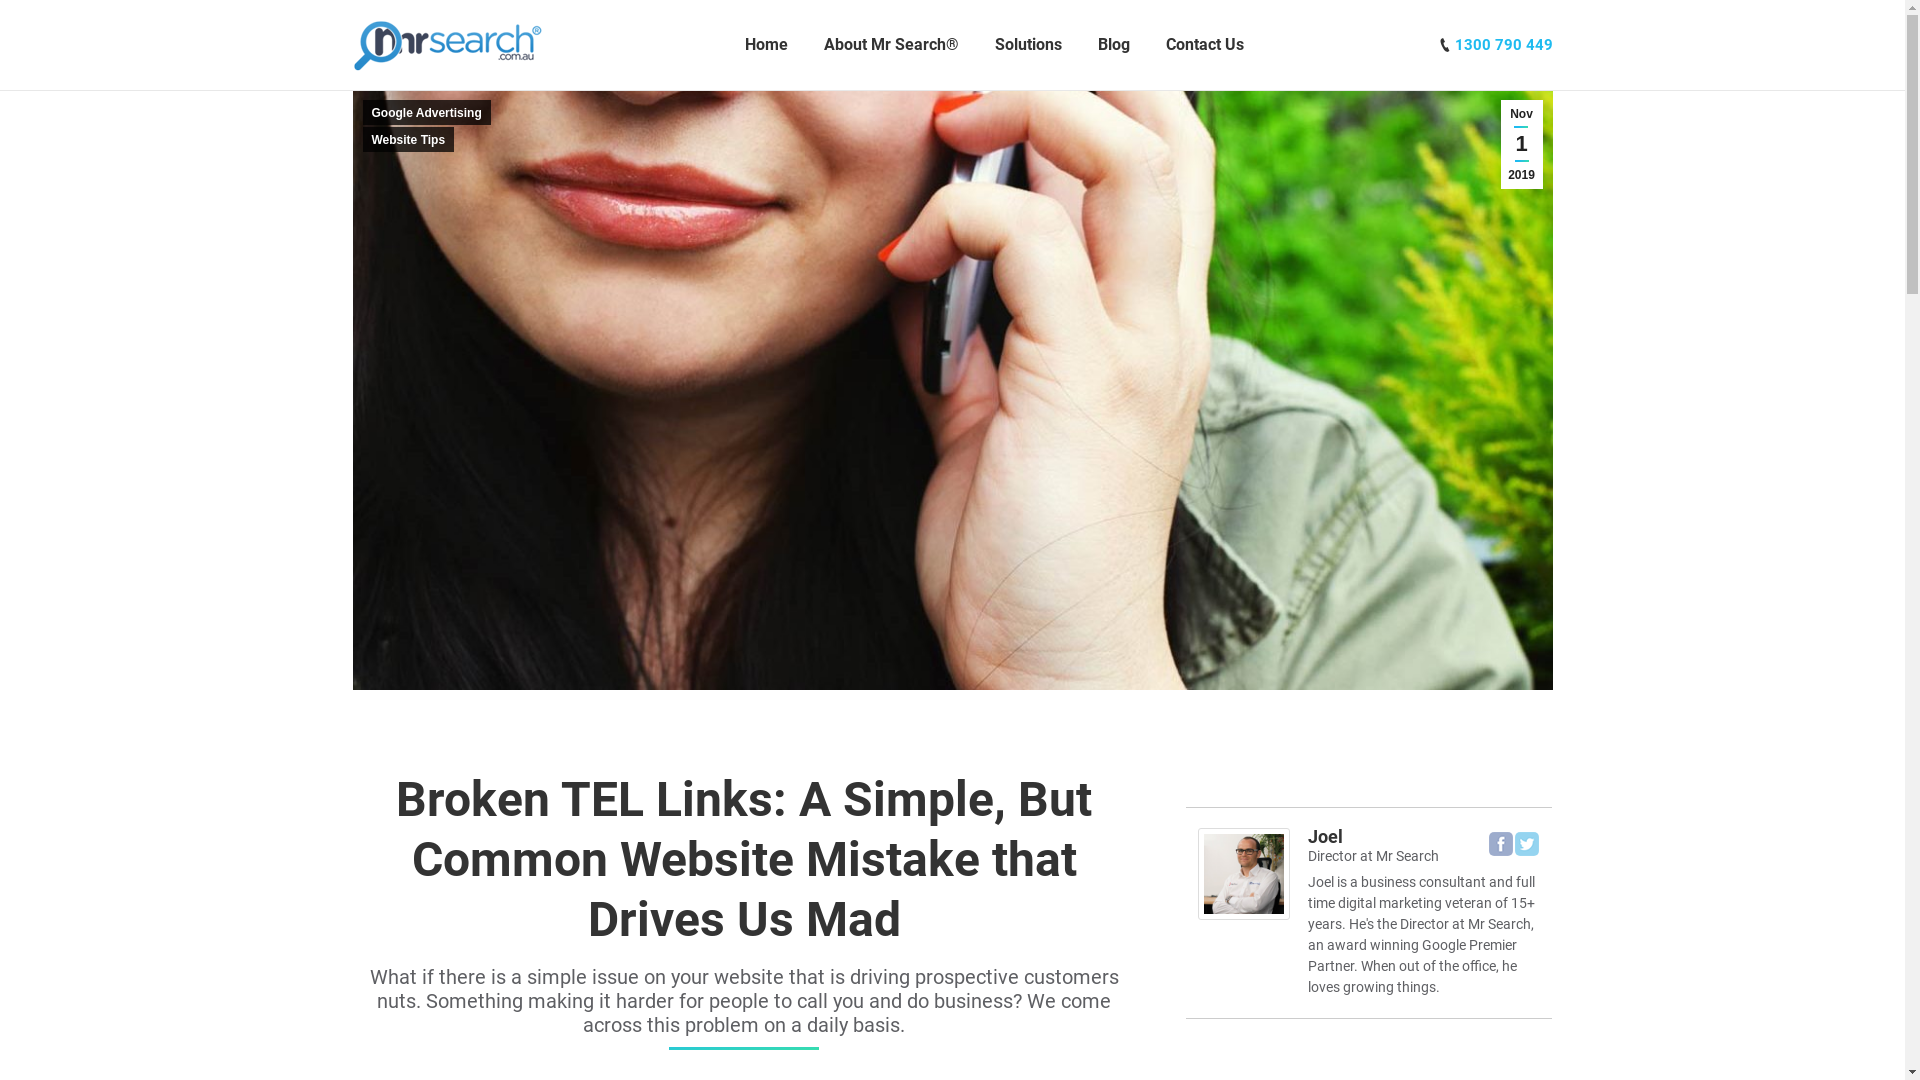  I want to click on 'Blog', so click(1112, 45).